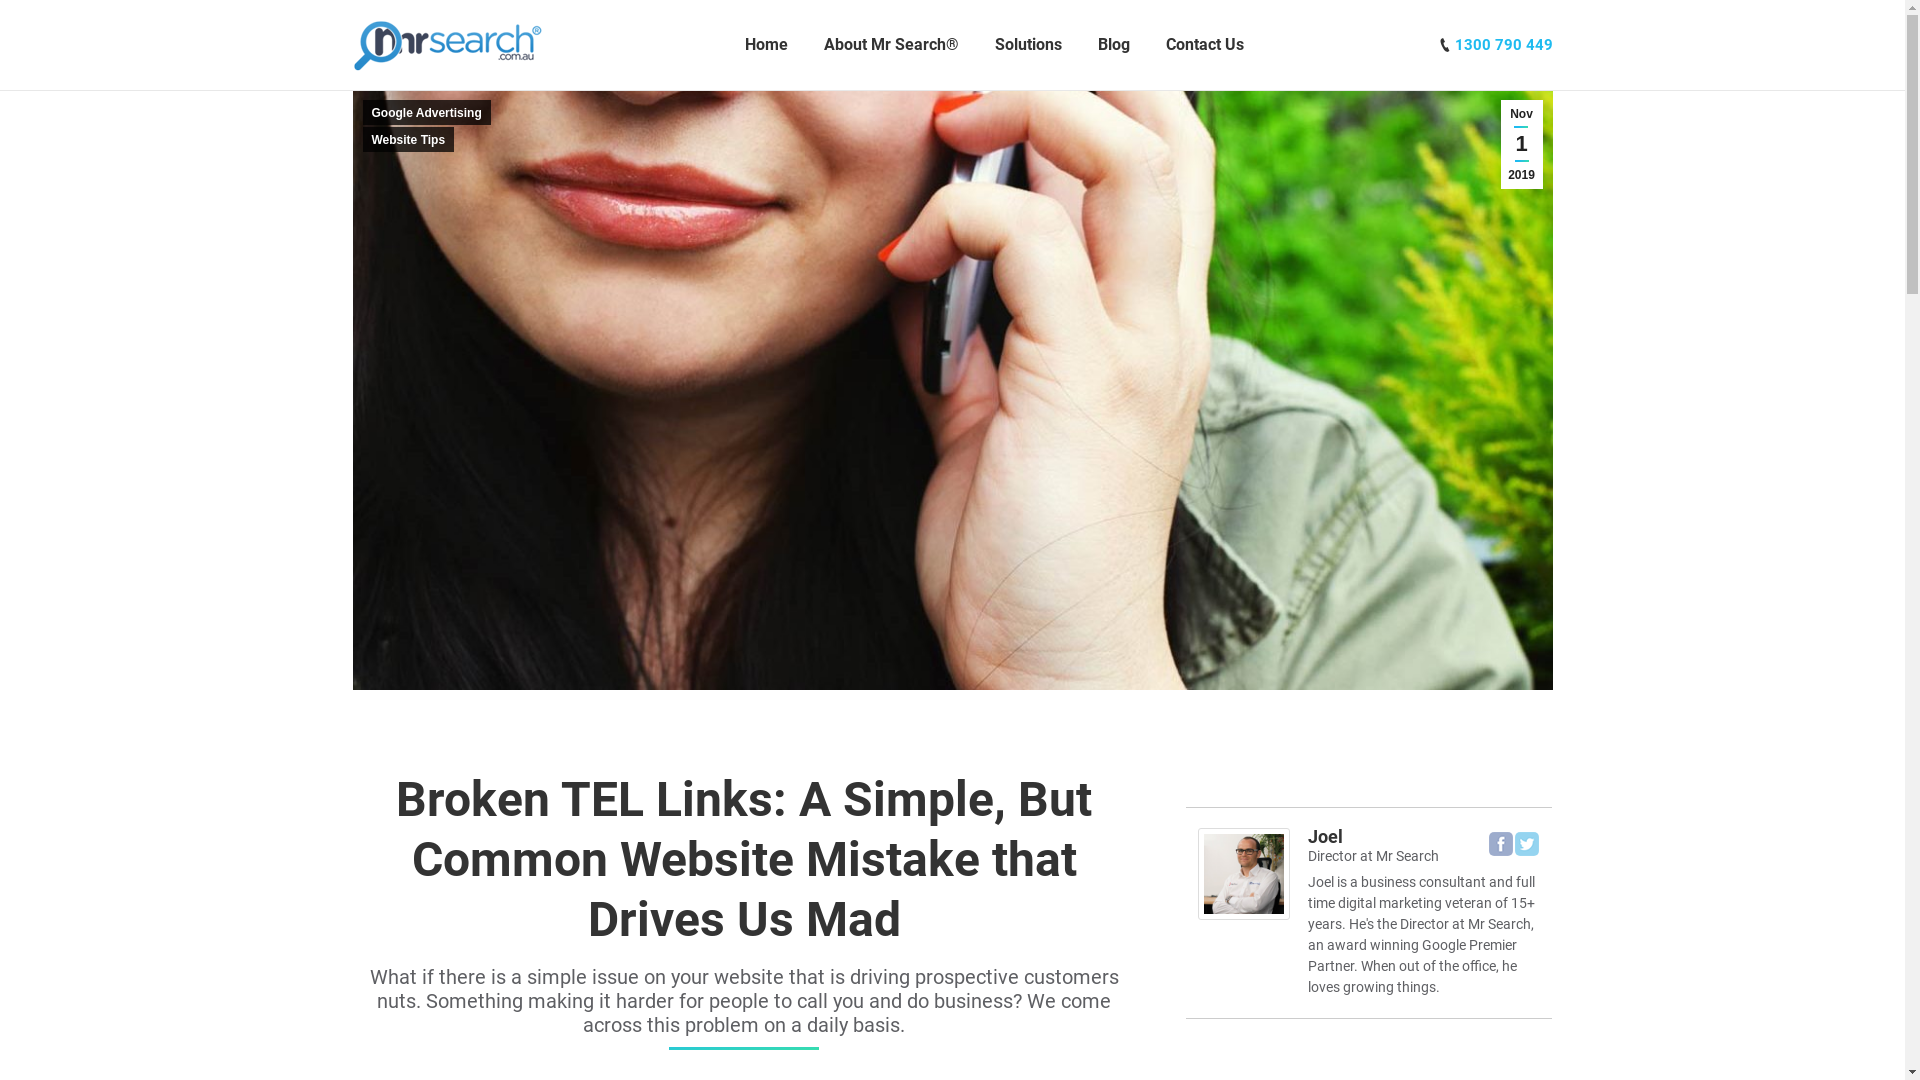  I want to click on 'Blog', so click(1112, 45).